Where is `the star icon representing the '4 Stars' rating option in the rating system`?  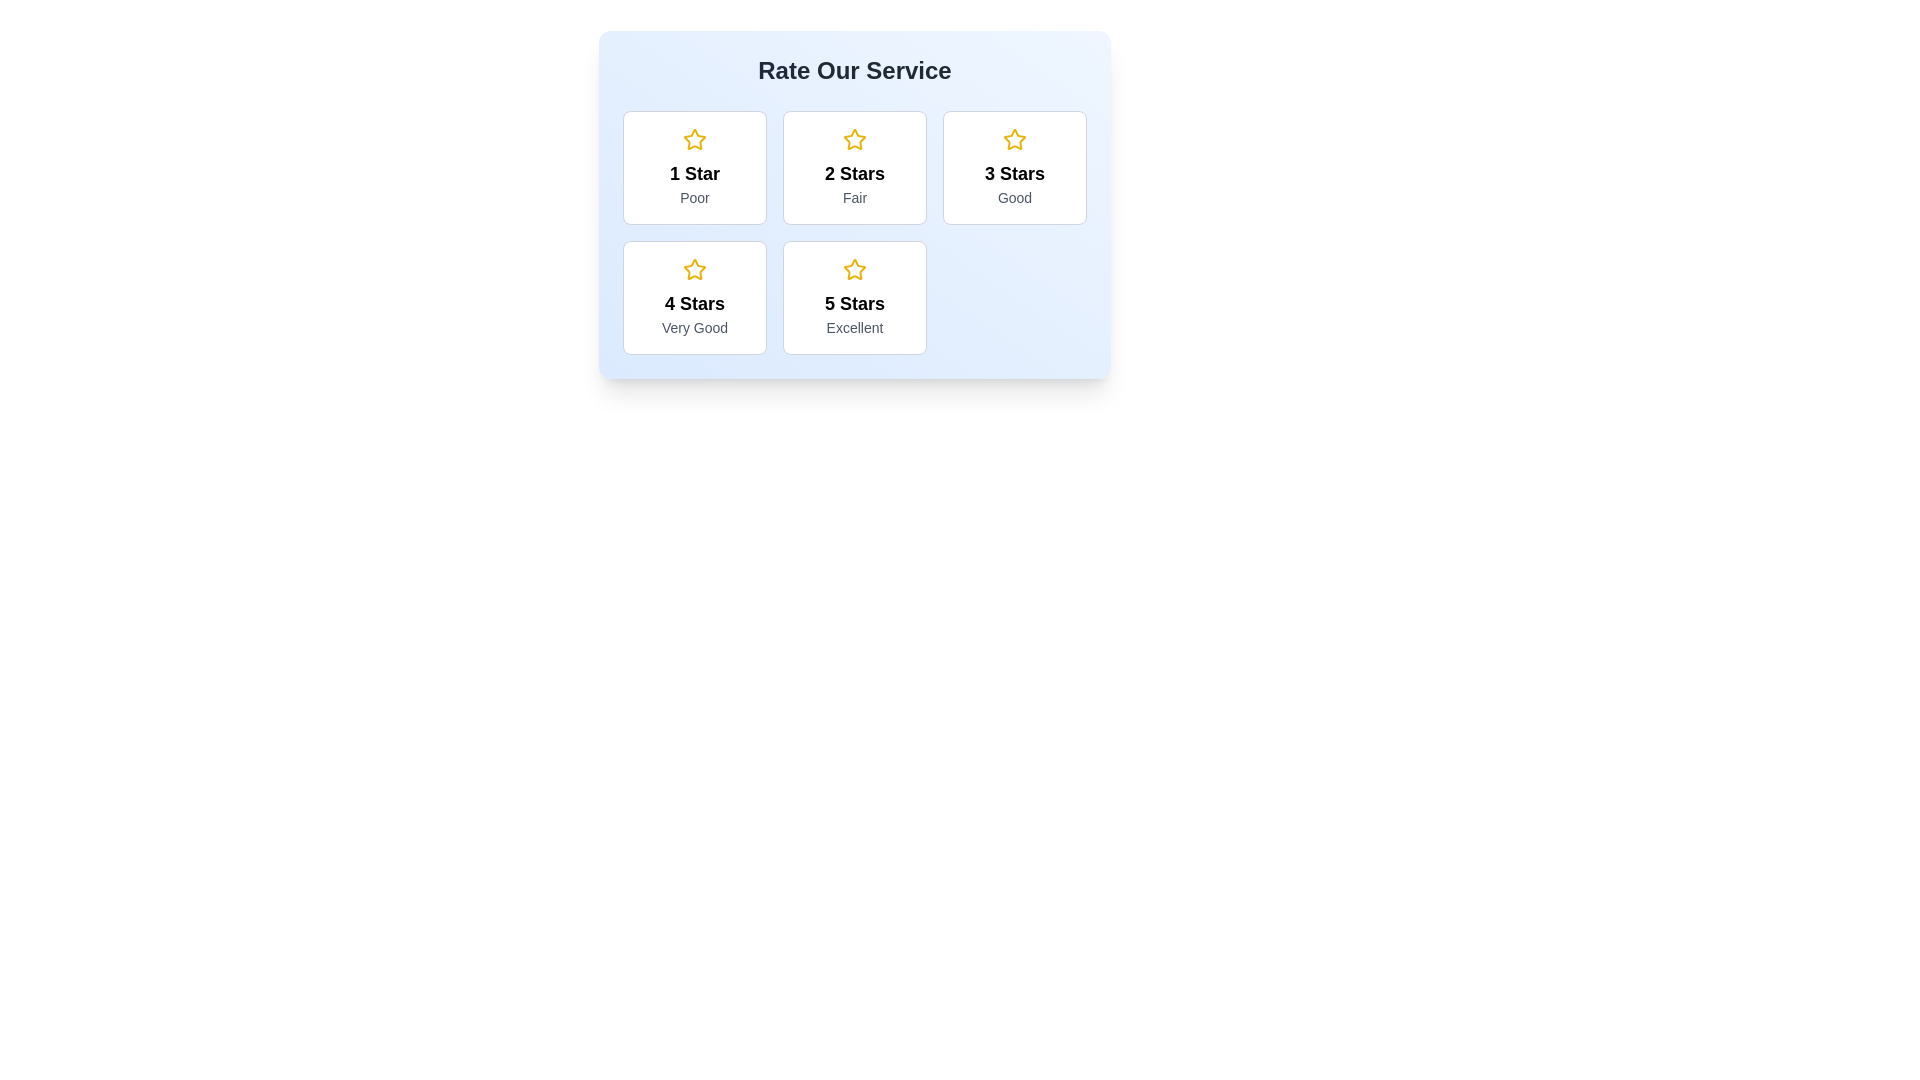 the star icon representing the '4 Stars' rating option in the rating system is located at coordinates (695, 268).